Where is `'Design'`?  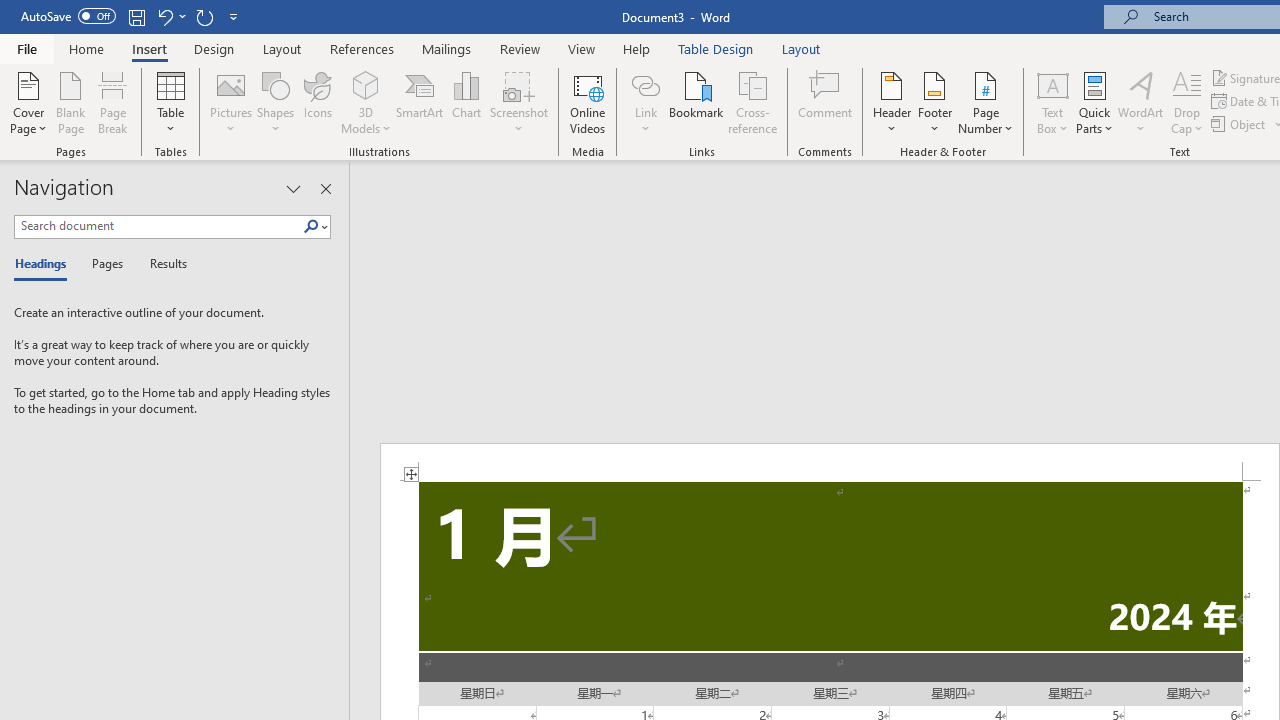 'Design' is located at coordinates (214, 48).